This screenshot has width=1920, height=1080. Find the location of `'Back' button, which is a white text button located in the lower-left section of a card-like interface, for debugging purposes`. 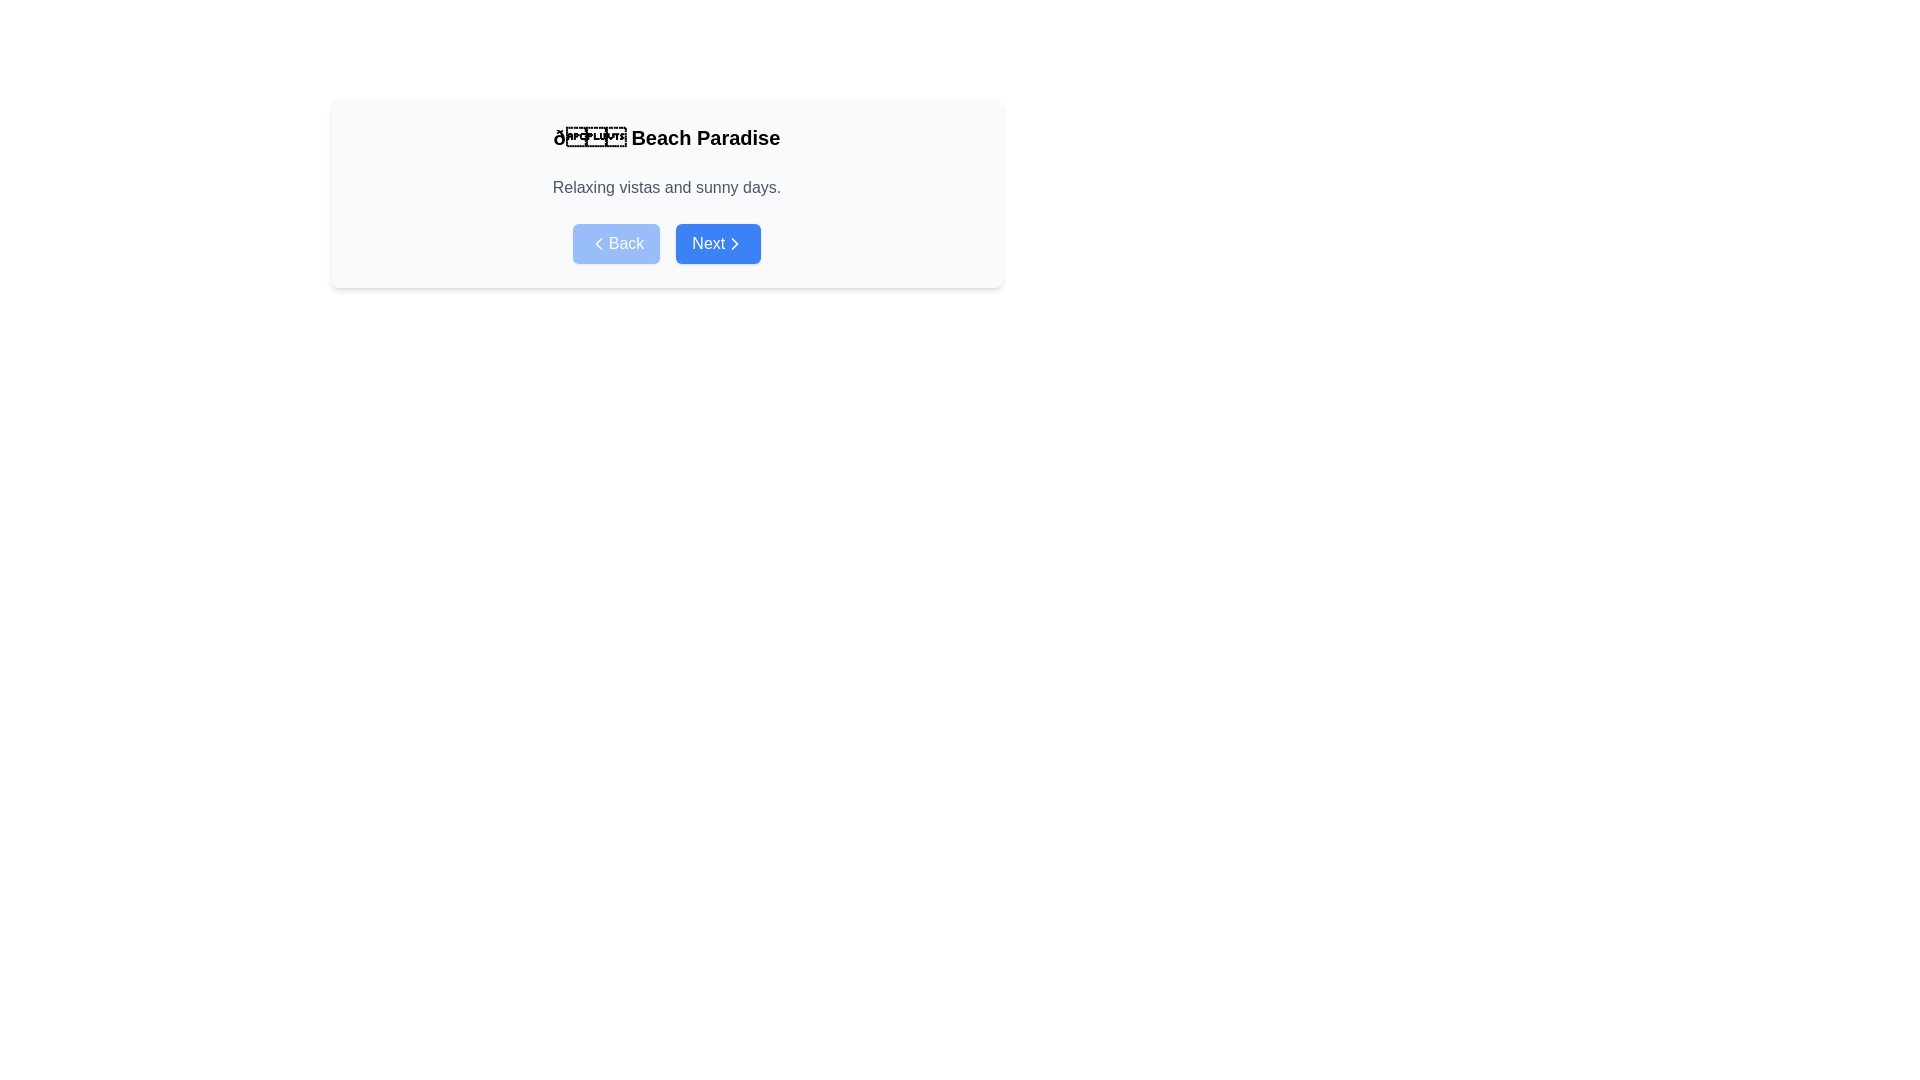

'Back' button, which is a white text button located in the lower-left section of a card-like interface, for debugging purposes is located at coordinates (597, 242).